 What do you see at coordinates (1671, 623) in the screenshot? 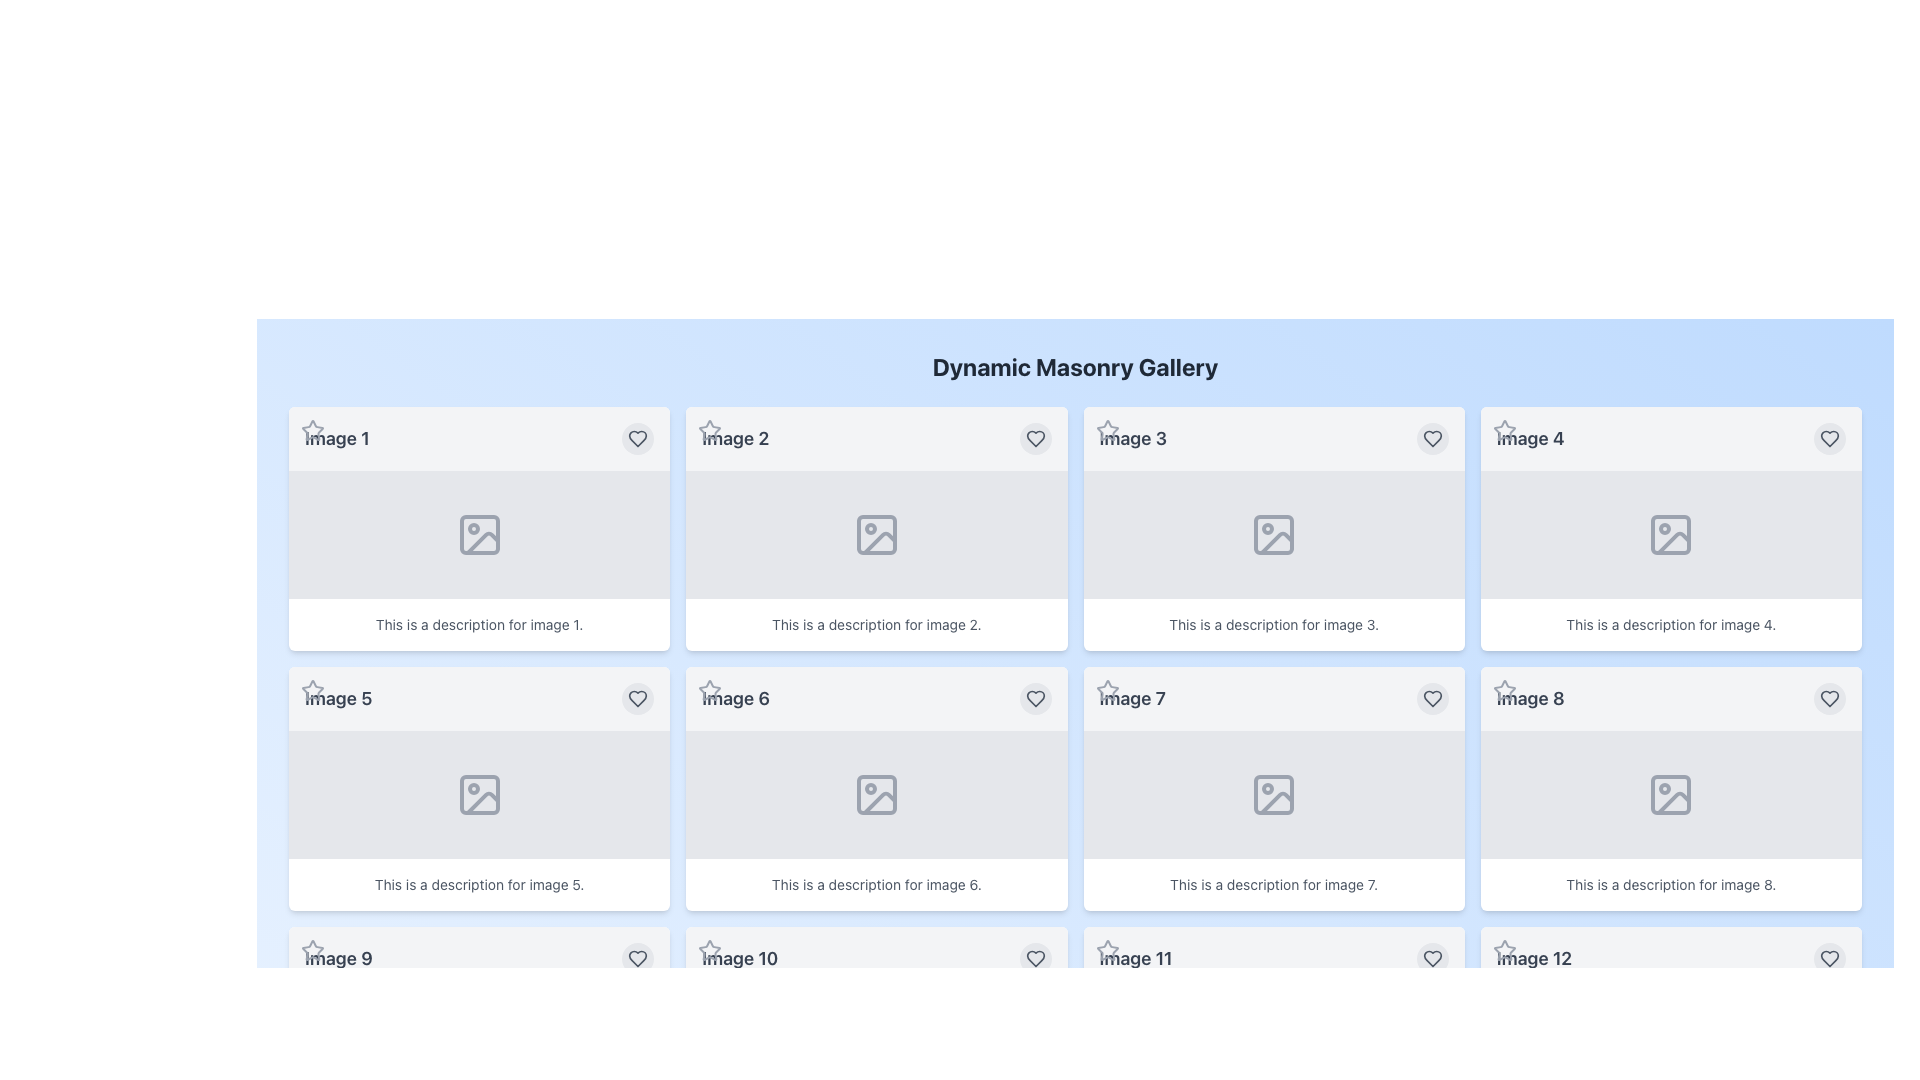
I see `text label that displays 'This is a description for image 4.' located below the image representation of 'Image 4' in the fourth box of the top row` at bounding box center [1671, 623].